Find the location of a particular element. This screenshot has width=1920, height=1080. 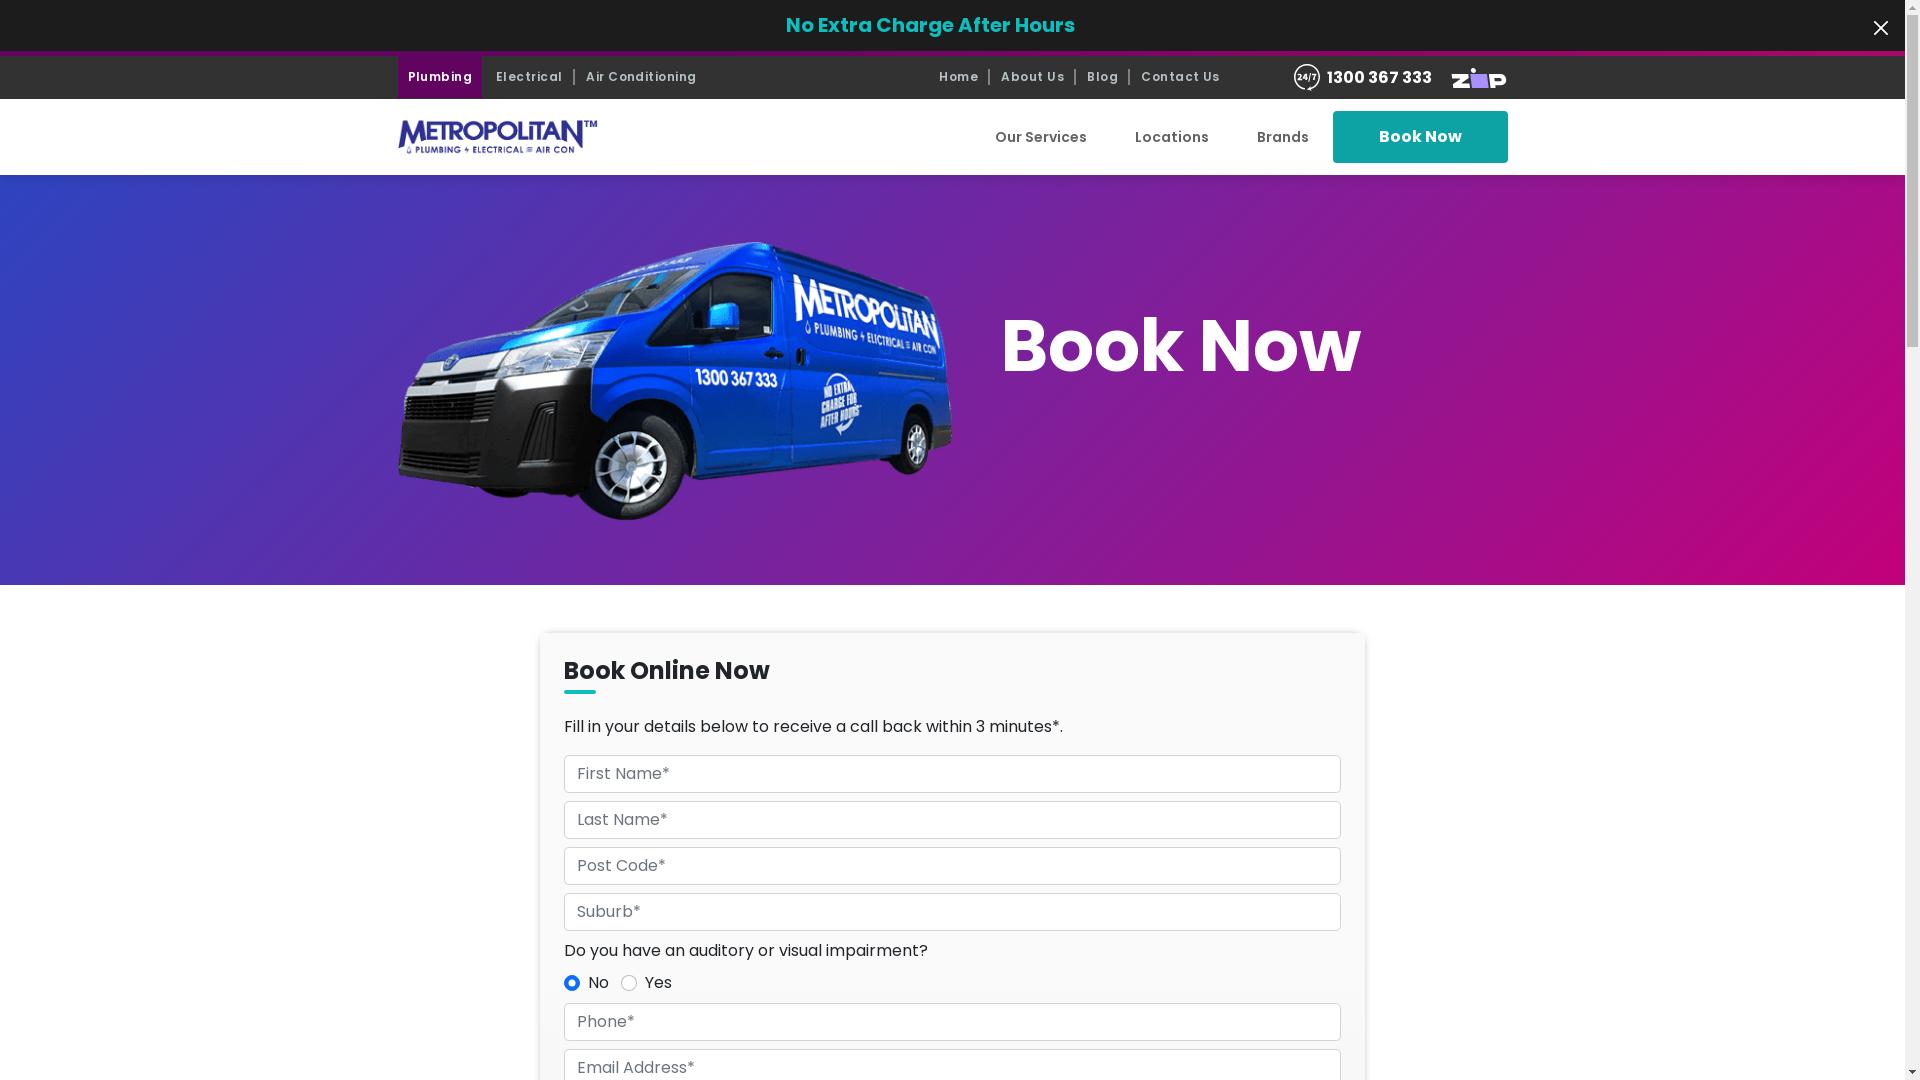

'1300 367 333' is located at coordinates (1378, 76).